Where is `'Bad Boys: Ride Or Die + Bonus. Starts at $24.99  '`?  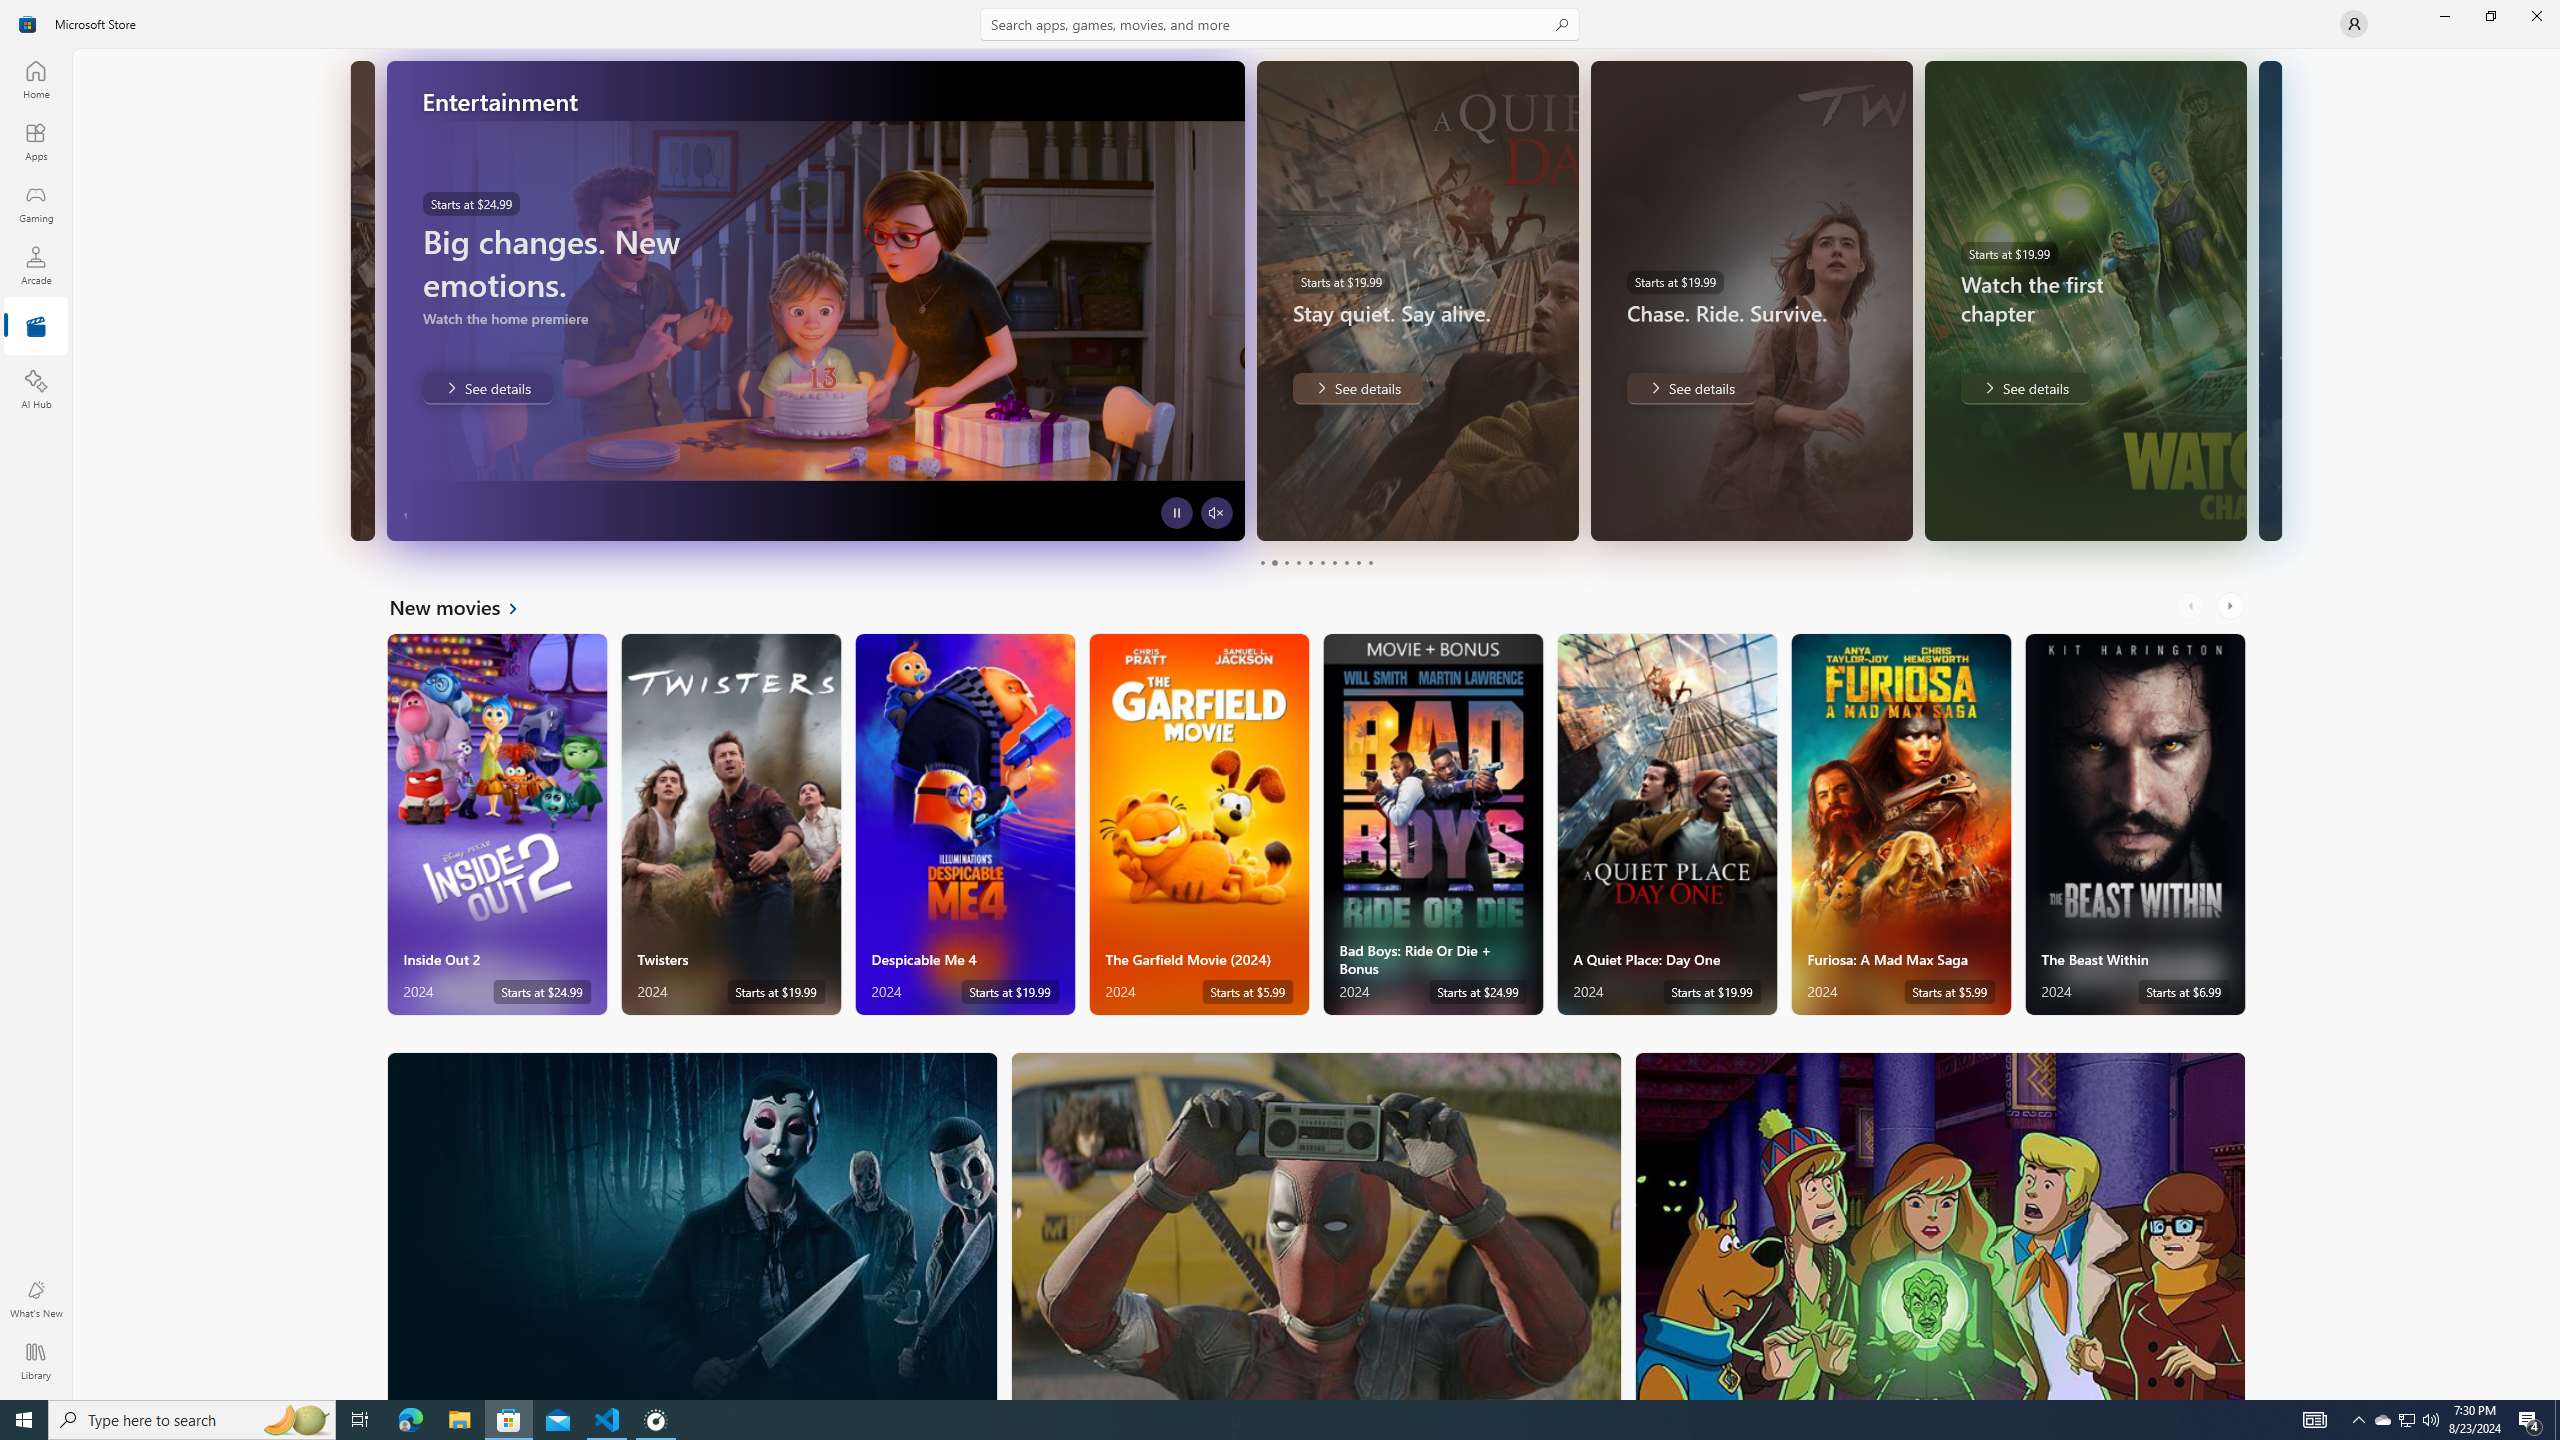 'Bad Boys: Ride Or Die + Bonus. Starts at $24.99  ' is located at coordinates (1431, 824).